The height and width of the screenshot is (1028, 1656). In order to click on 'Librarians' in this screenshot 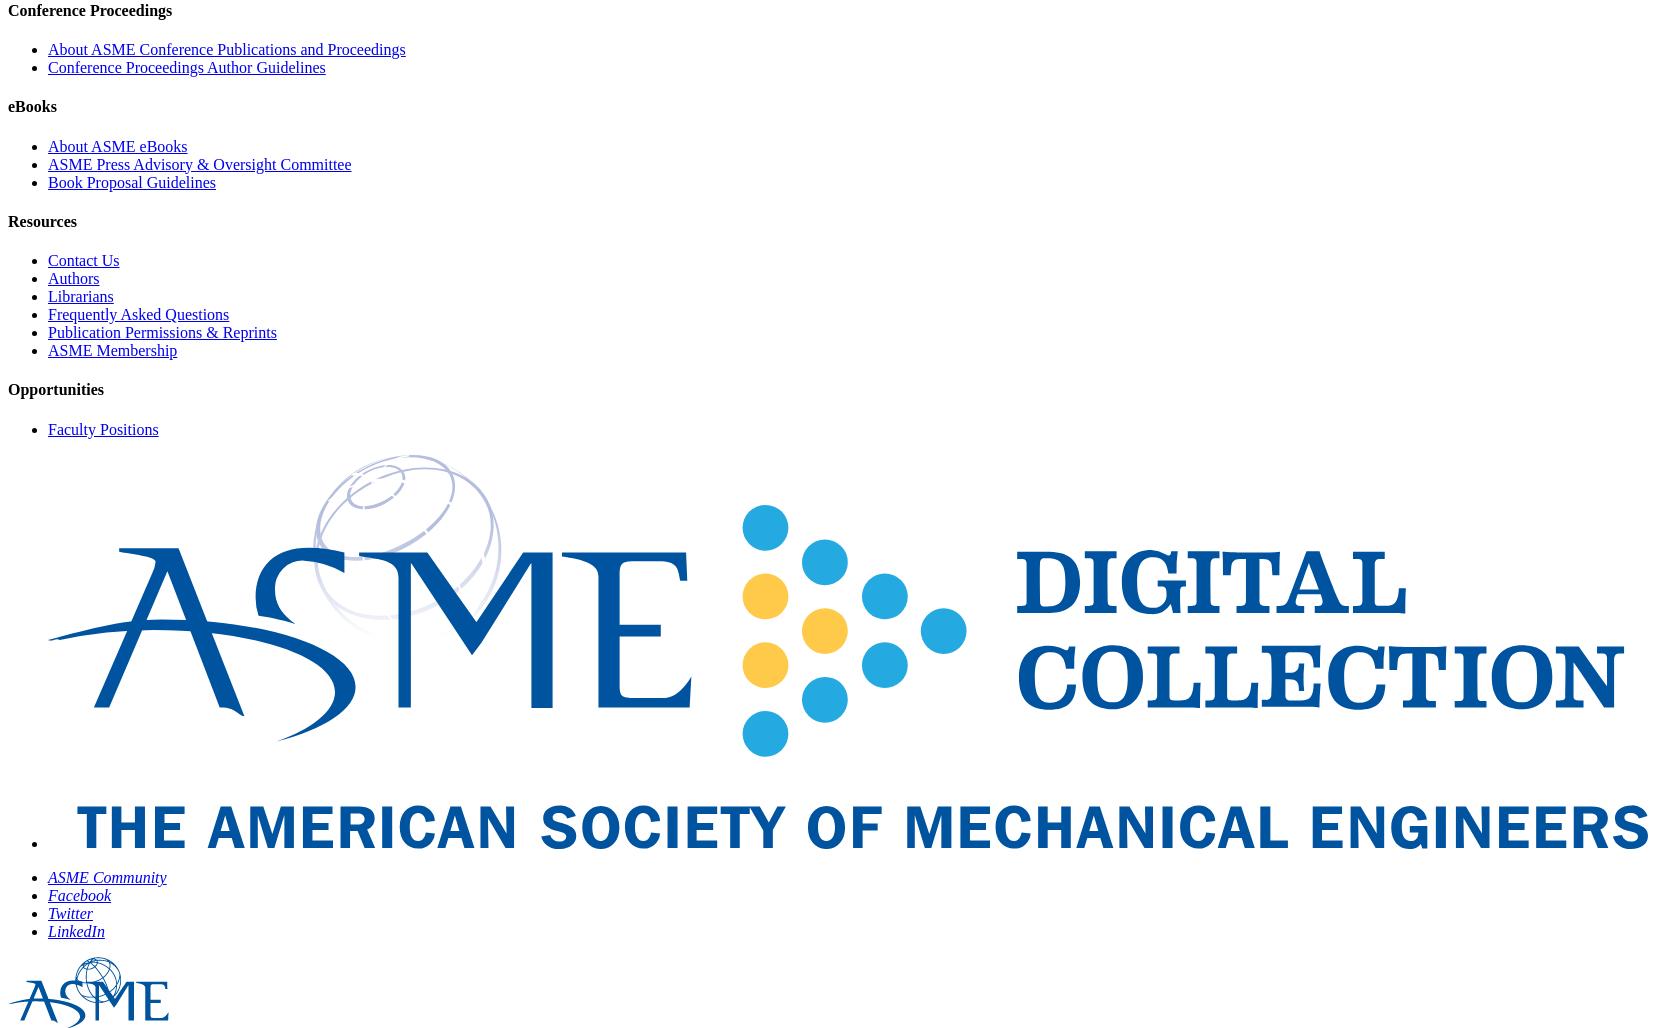, I will do `click(47, 296)`.